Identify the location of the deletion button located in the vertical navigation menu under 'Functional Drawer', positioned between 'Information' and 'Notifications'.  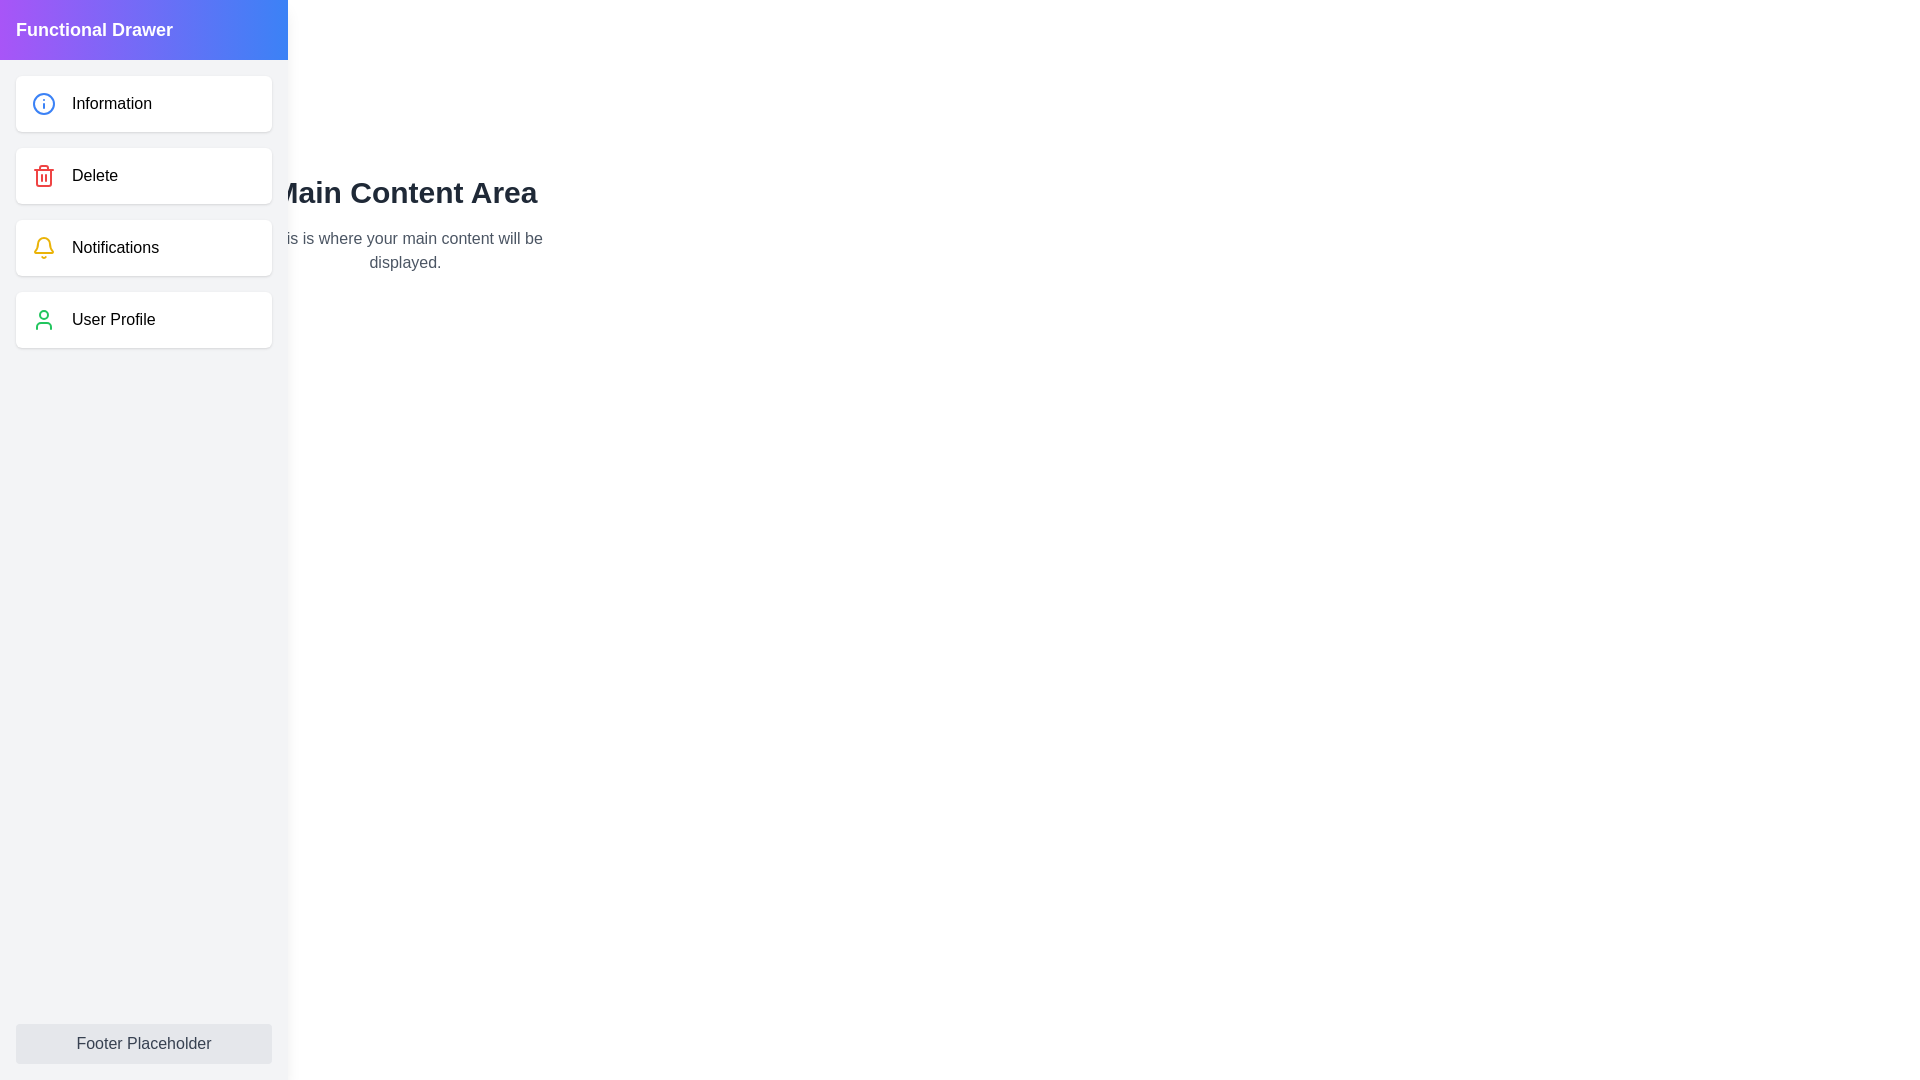
(143, 175).